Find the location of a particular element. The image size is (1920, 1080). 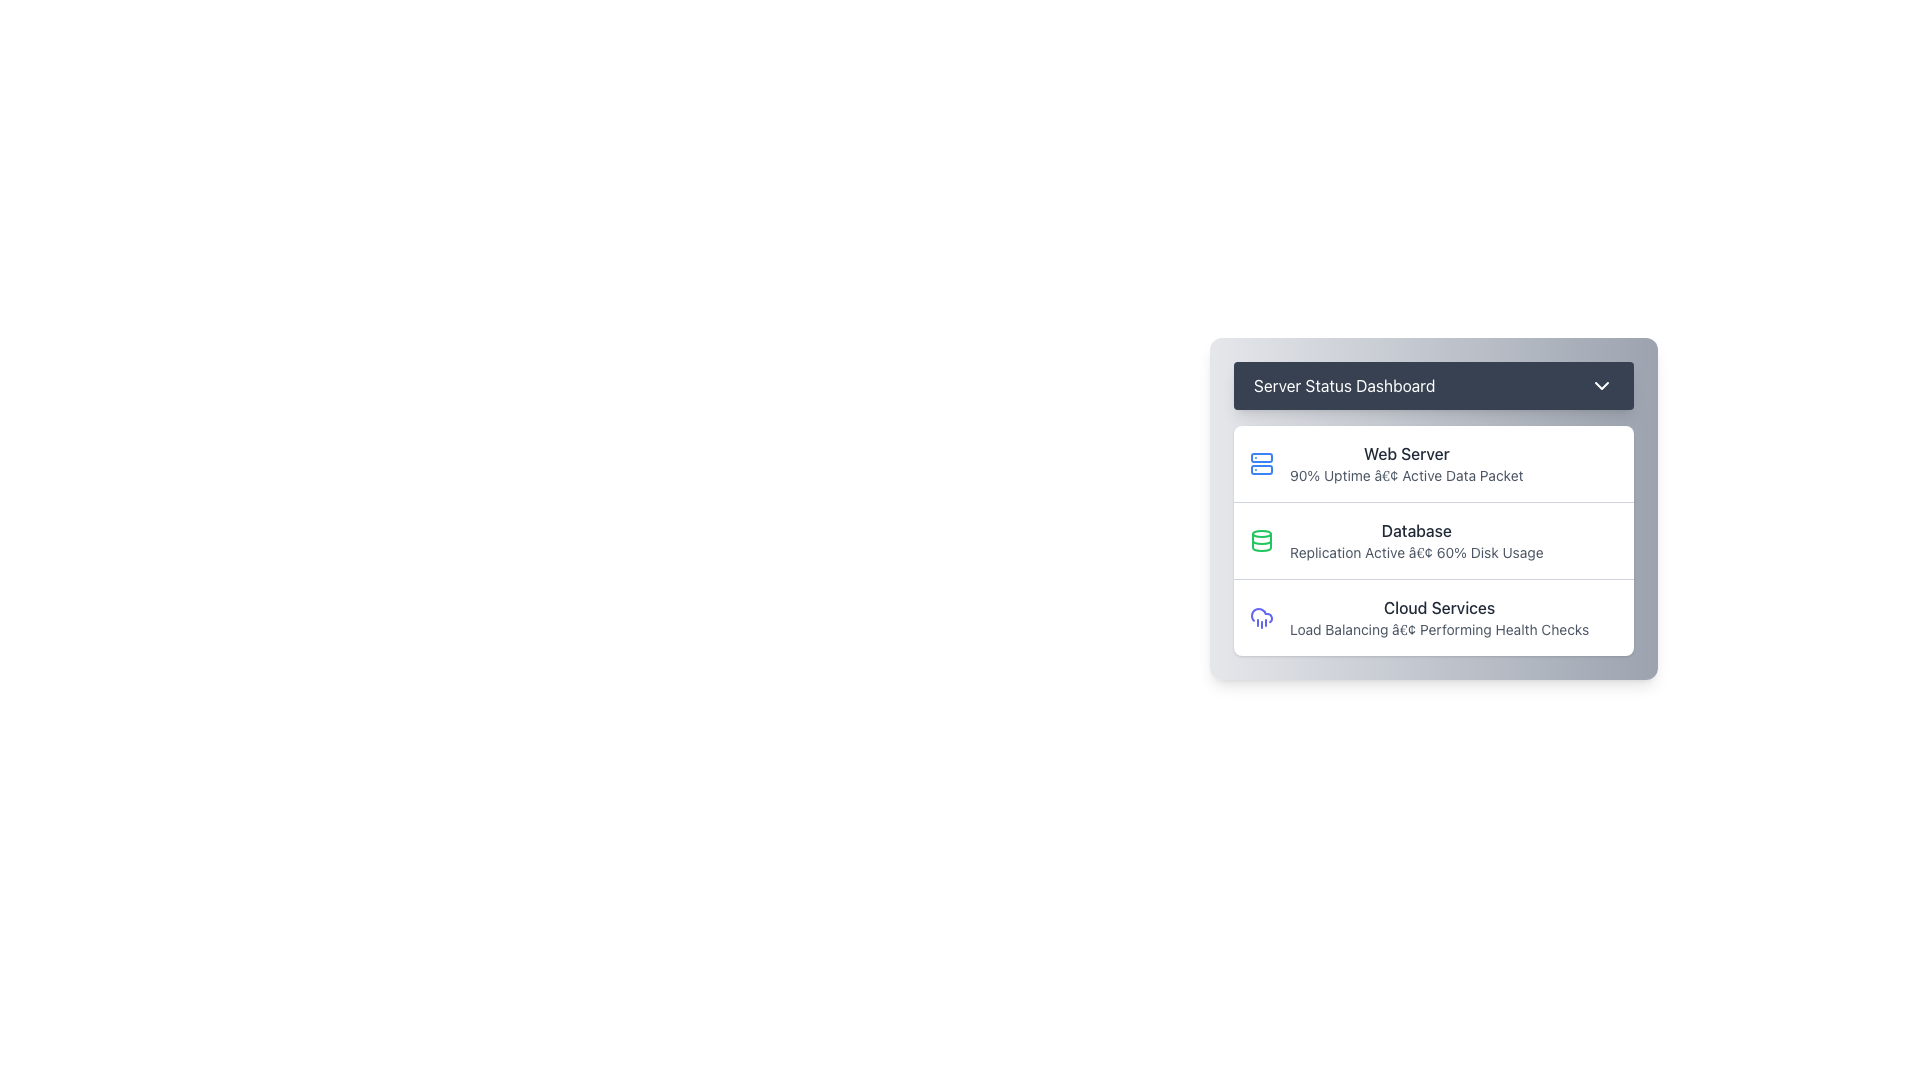

the 'Web Server' icon located on the far left of the 'Web Server' item in the 'Server Status Dashboard' interface is located at coordinates (1261, 463).